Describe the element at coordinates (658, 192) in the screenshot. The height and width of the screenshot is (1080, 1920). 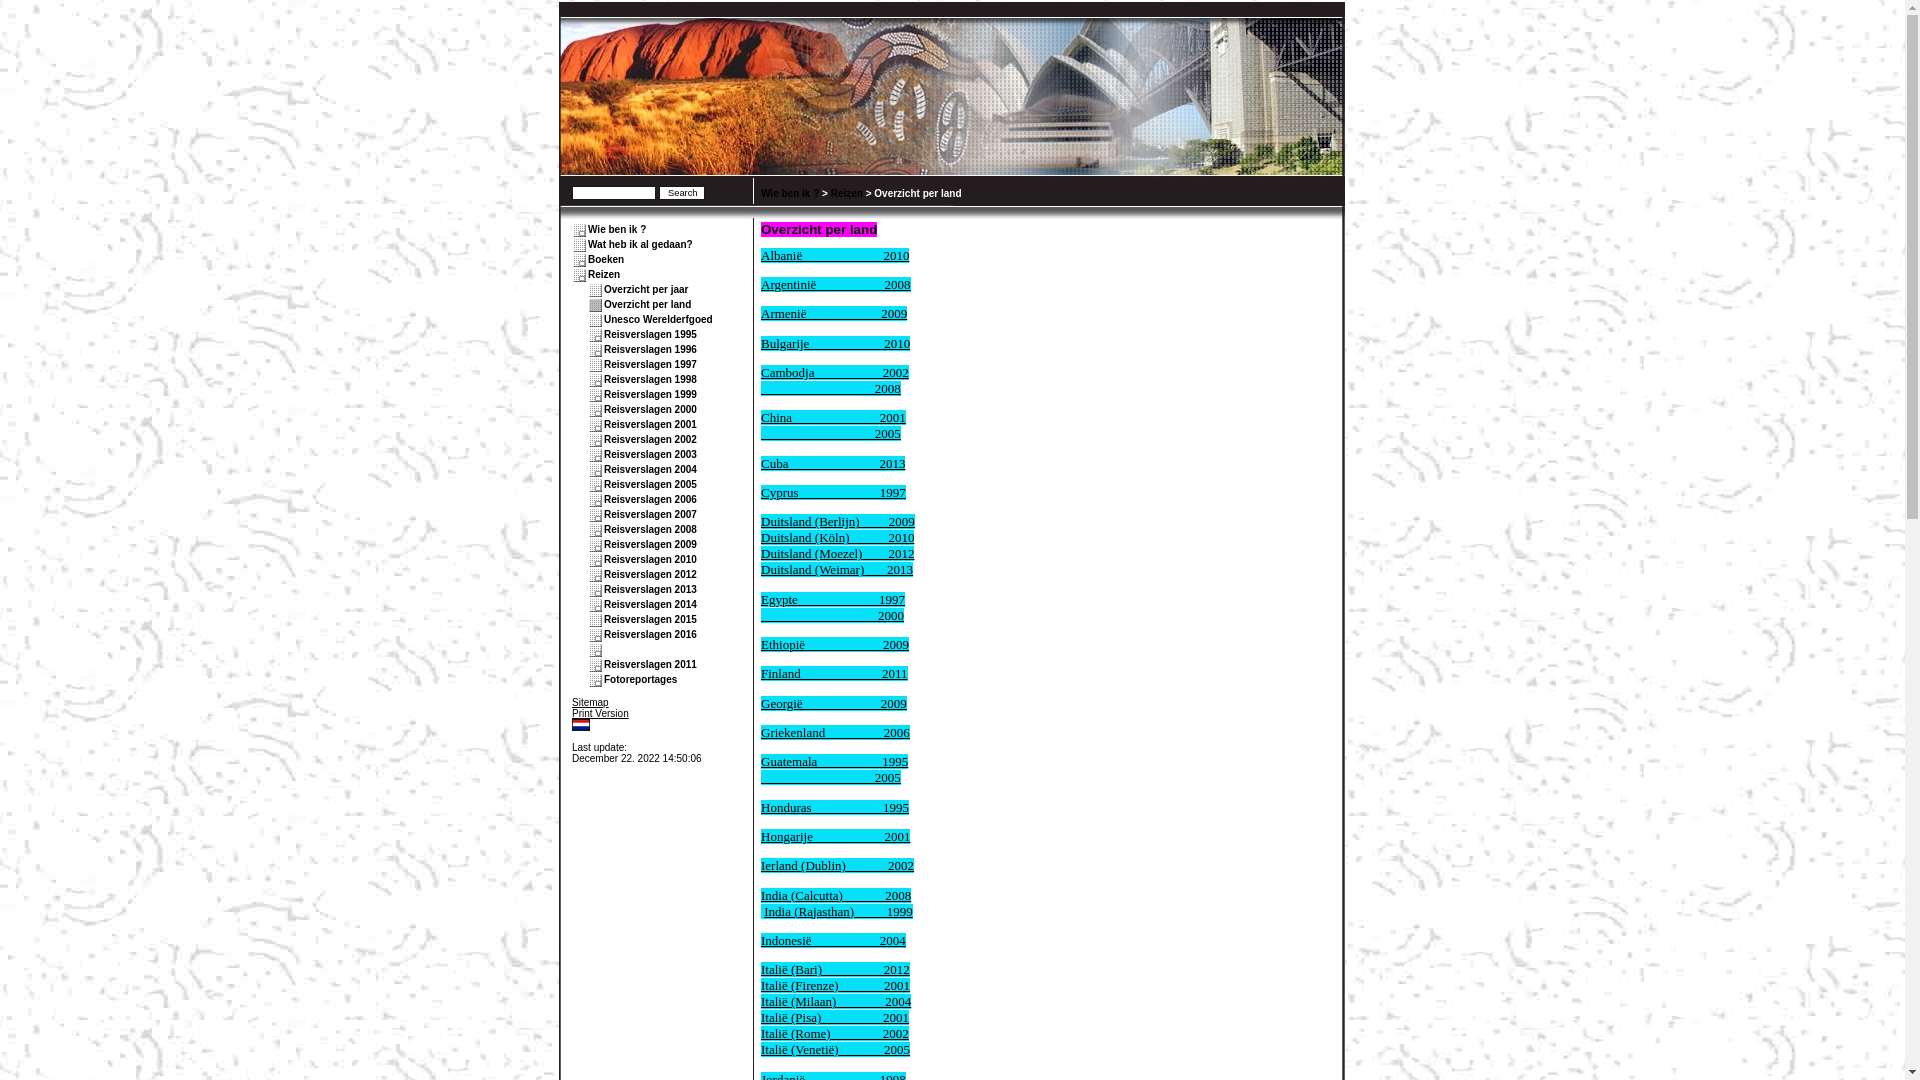
I see `'Search'` at that location.